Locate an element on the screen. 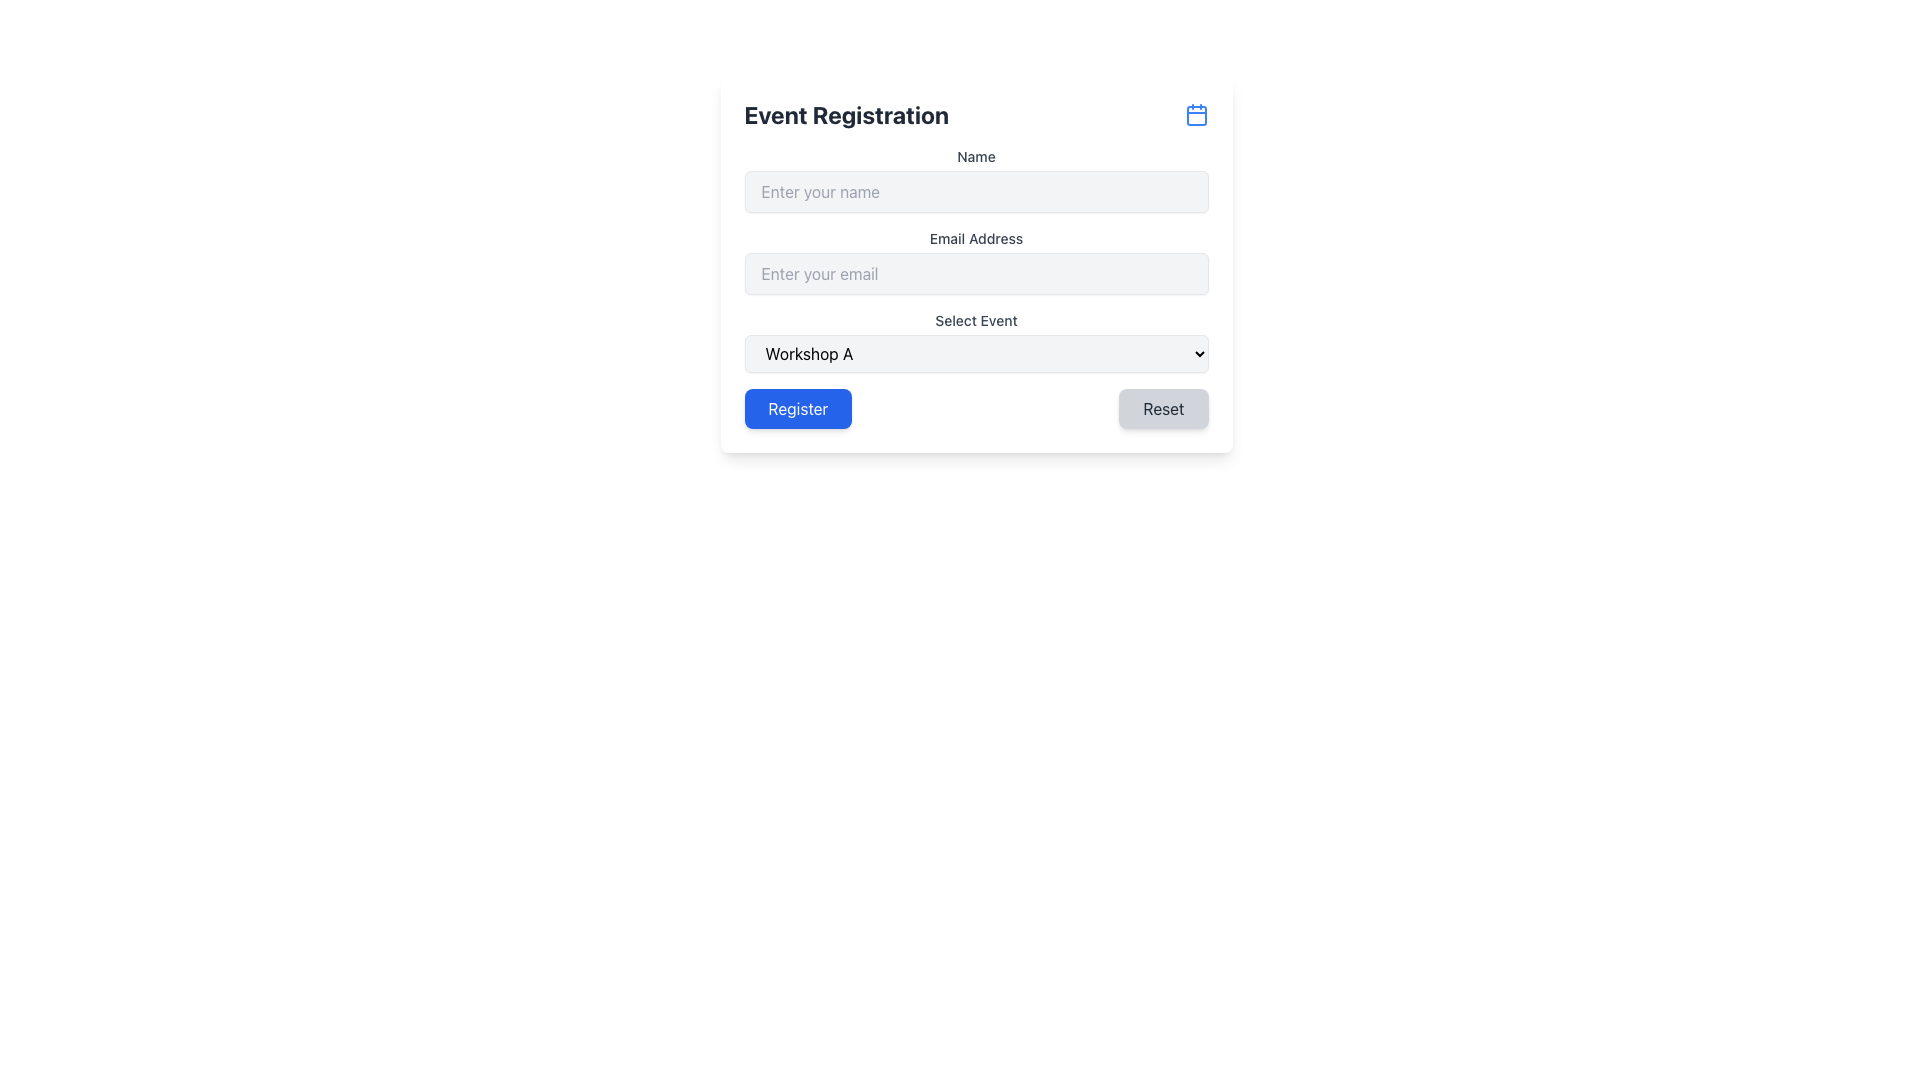 The width and height of the screenshot is (1920, 1080). the 'Register' button, which is a blue button with white text located on the lower left side of the form layout is located at coordinates (797, 407).